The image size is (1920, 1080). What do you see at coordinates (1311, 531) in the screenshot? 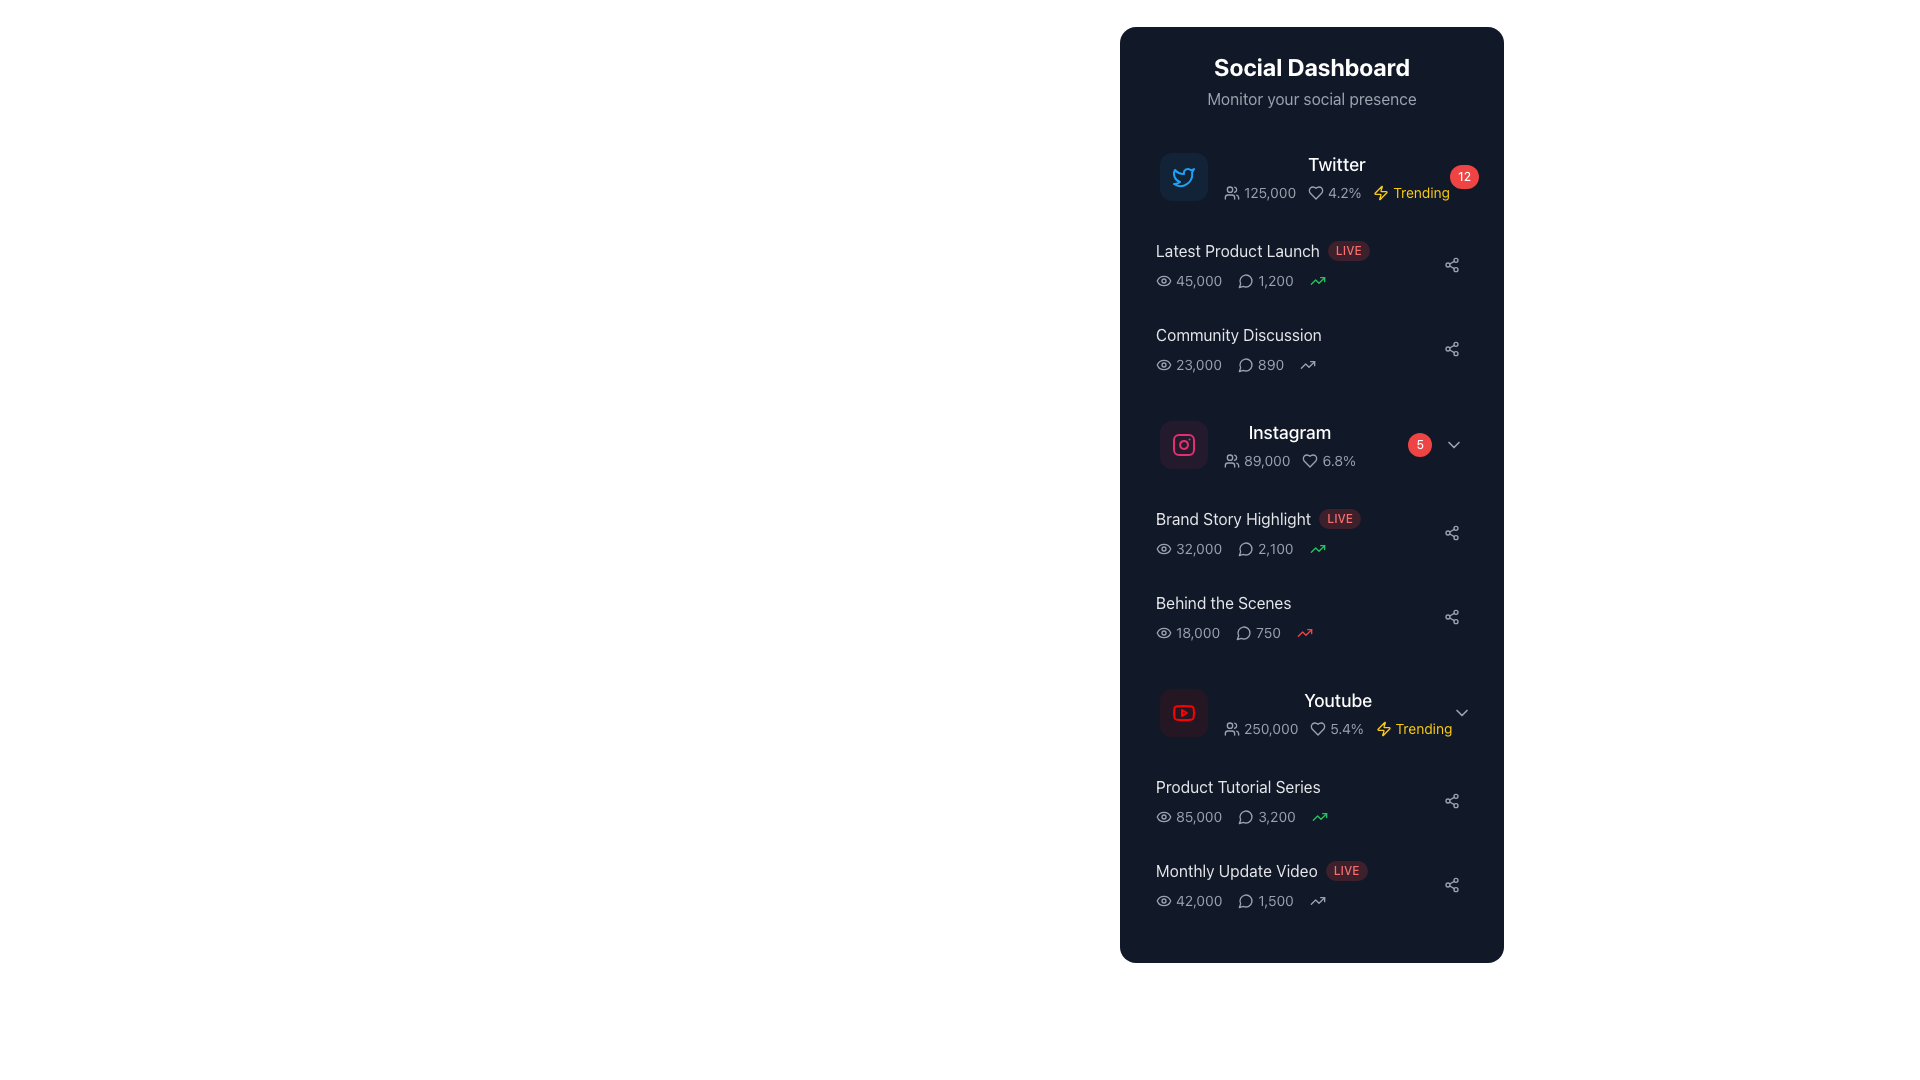
I see `the 'Brand Story Highlight' informational list item in the 'Social Dashboard' panel` at bounding box center [1311, 531].